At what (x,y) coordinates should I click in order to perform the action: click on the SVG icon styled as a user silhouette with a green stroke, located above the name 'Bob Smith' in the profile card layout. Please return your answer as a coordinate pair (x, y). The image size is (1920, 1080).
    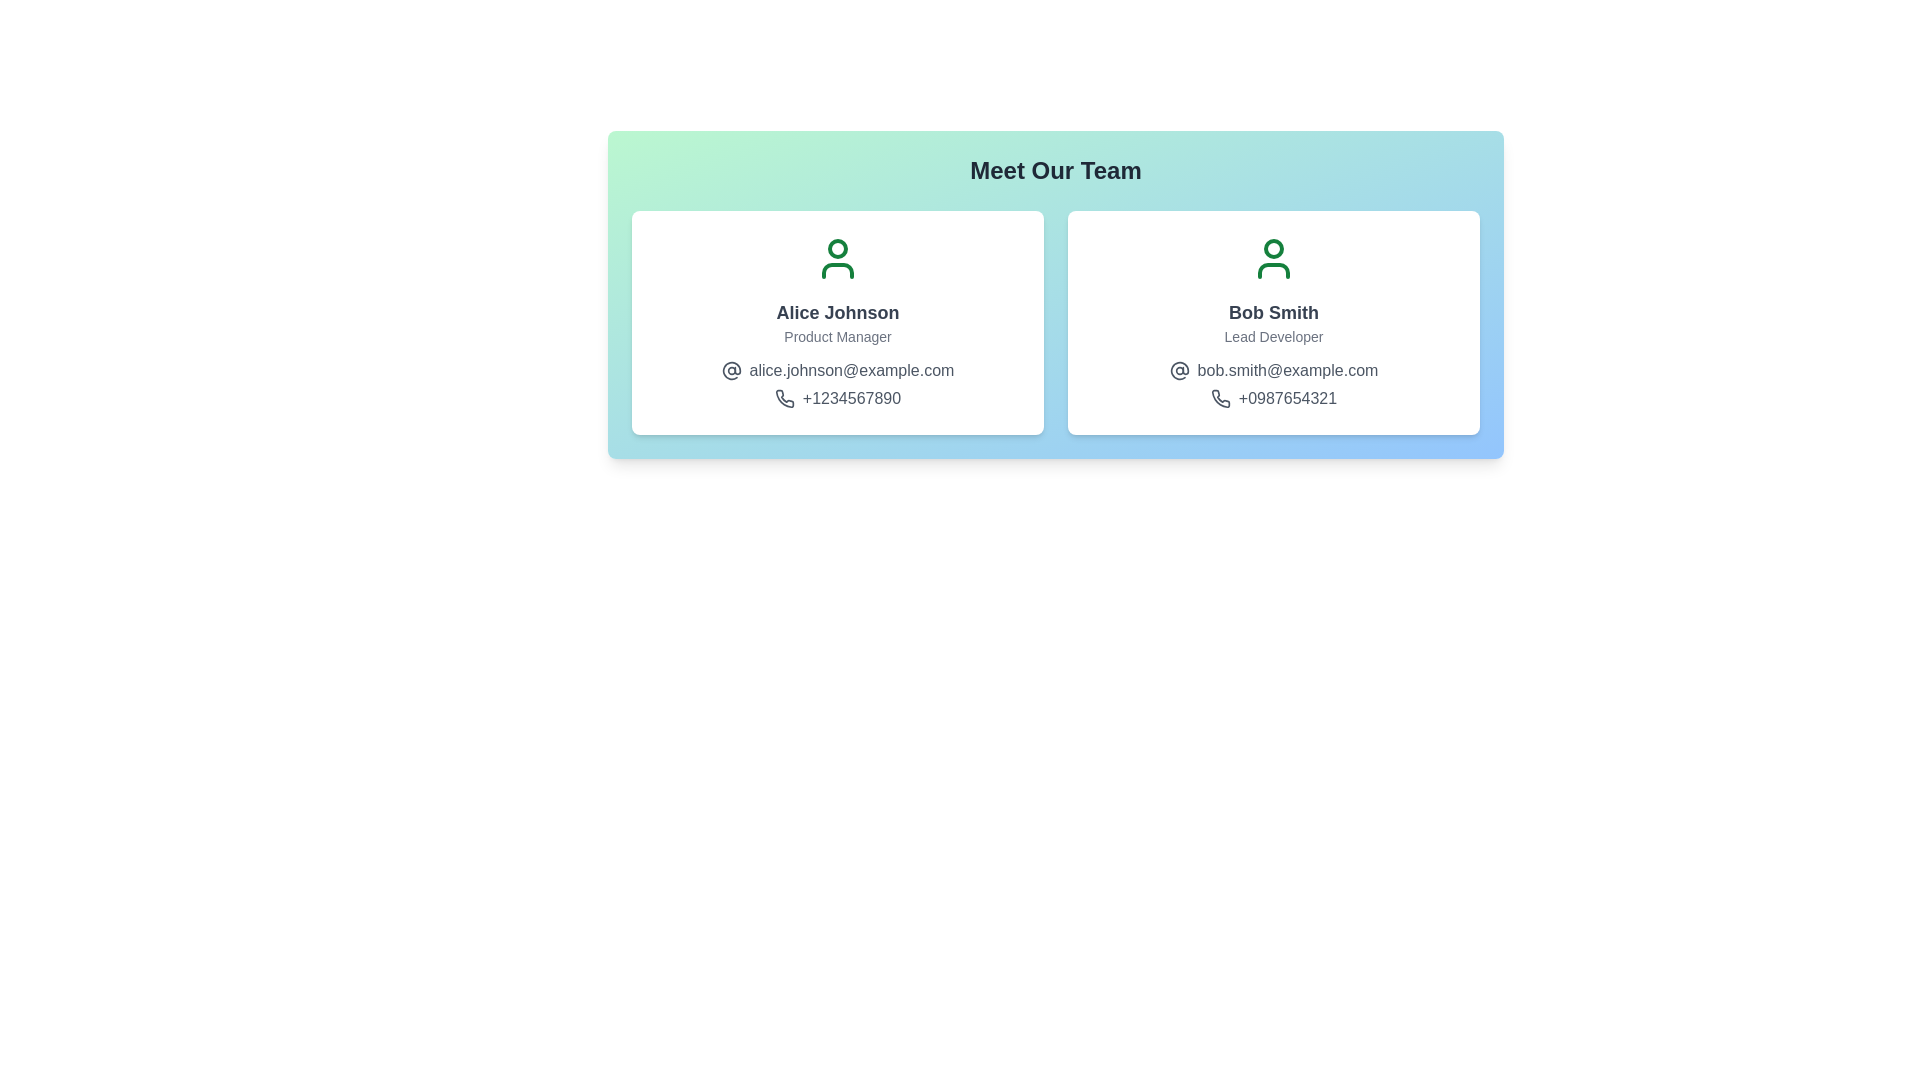
    Looking at the image, I should click on (1272, 257).